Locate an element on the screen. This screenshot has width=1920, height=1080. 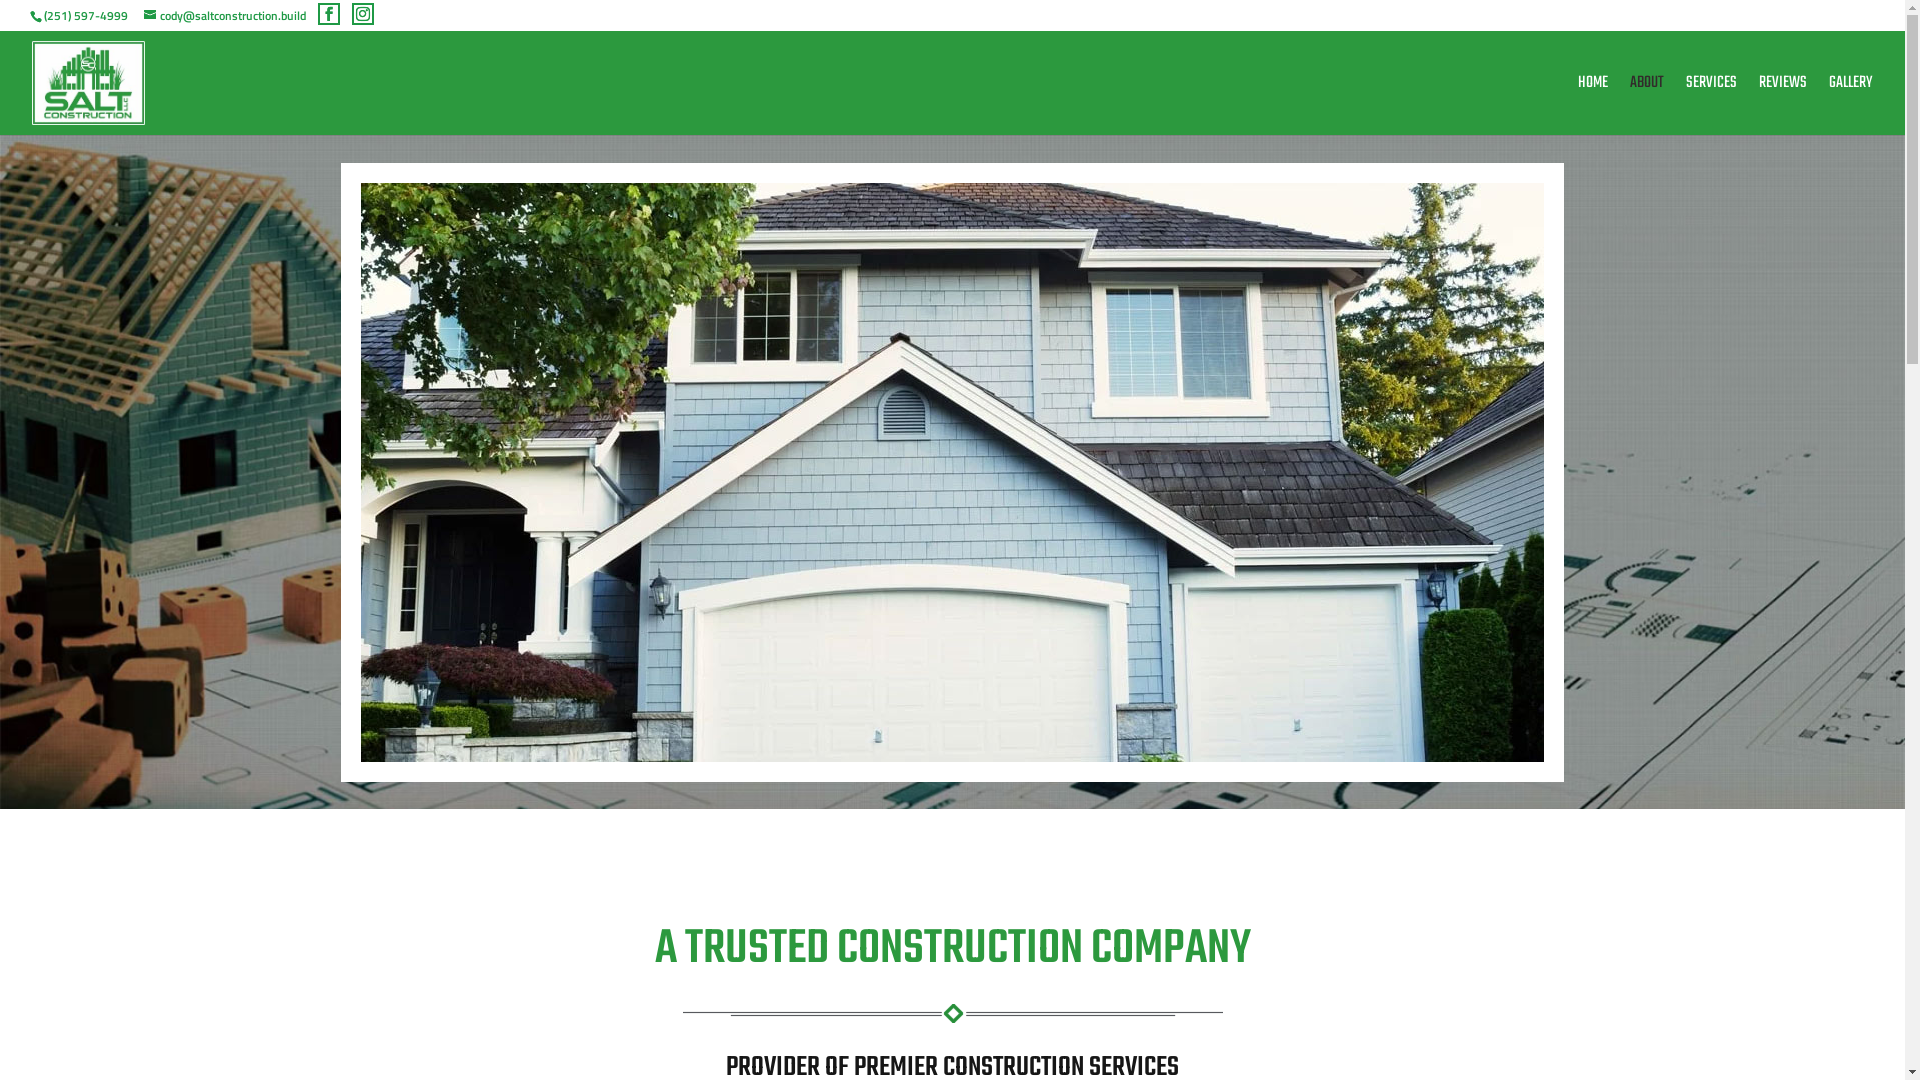
'GALLERY' is located at coordinates (1850, 105).